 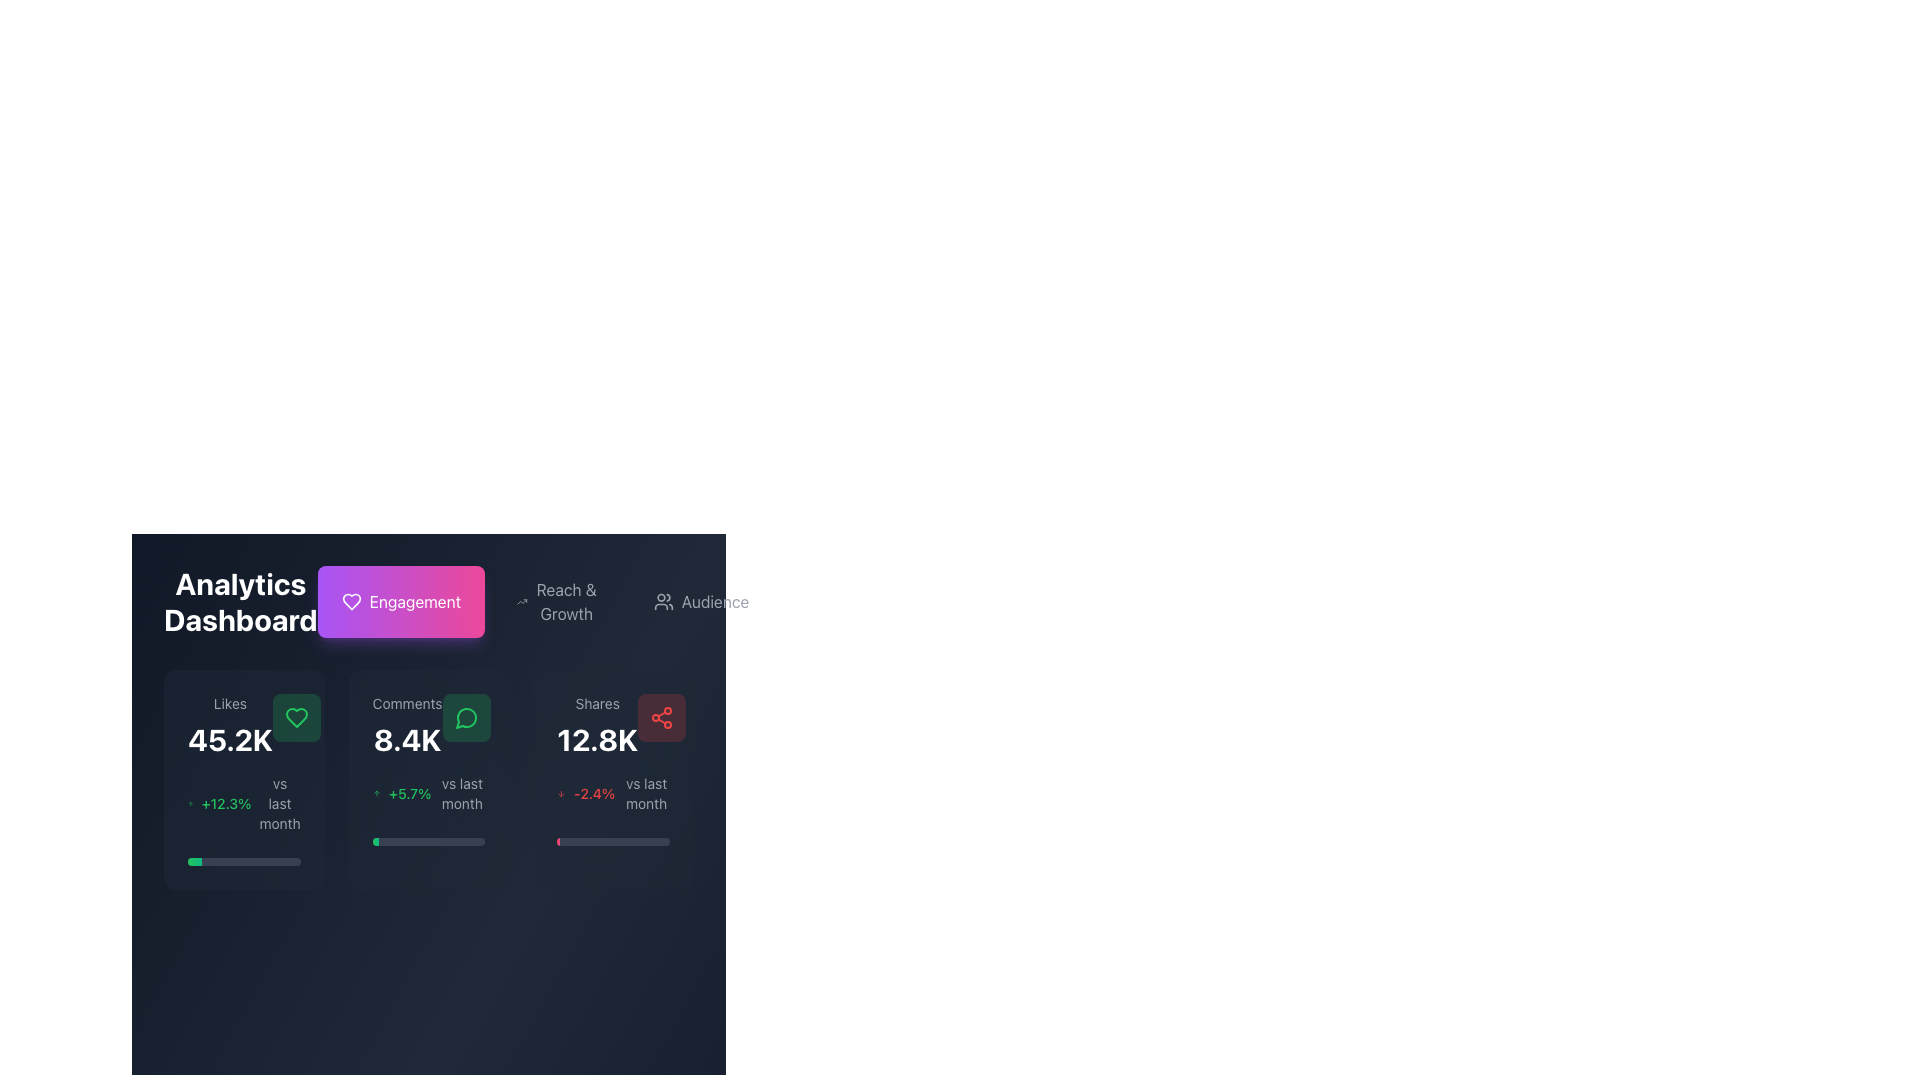 What do you see at coordinates (226, 802) in the screenshot?
I see `the bold green text label displaying '+12.3%' located in the first column of the analytics dashboard under the 'Likes' section, immediately following an upward arrow icon` at bounding box center [226, 802].